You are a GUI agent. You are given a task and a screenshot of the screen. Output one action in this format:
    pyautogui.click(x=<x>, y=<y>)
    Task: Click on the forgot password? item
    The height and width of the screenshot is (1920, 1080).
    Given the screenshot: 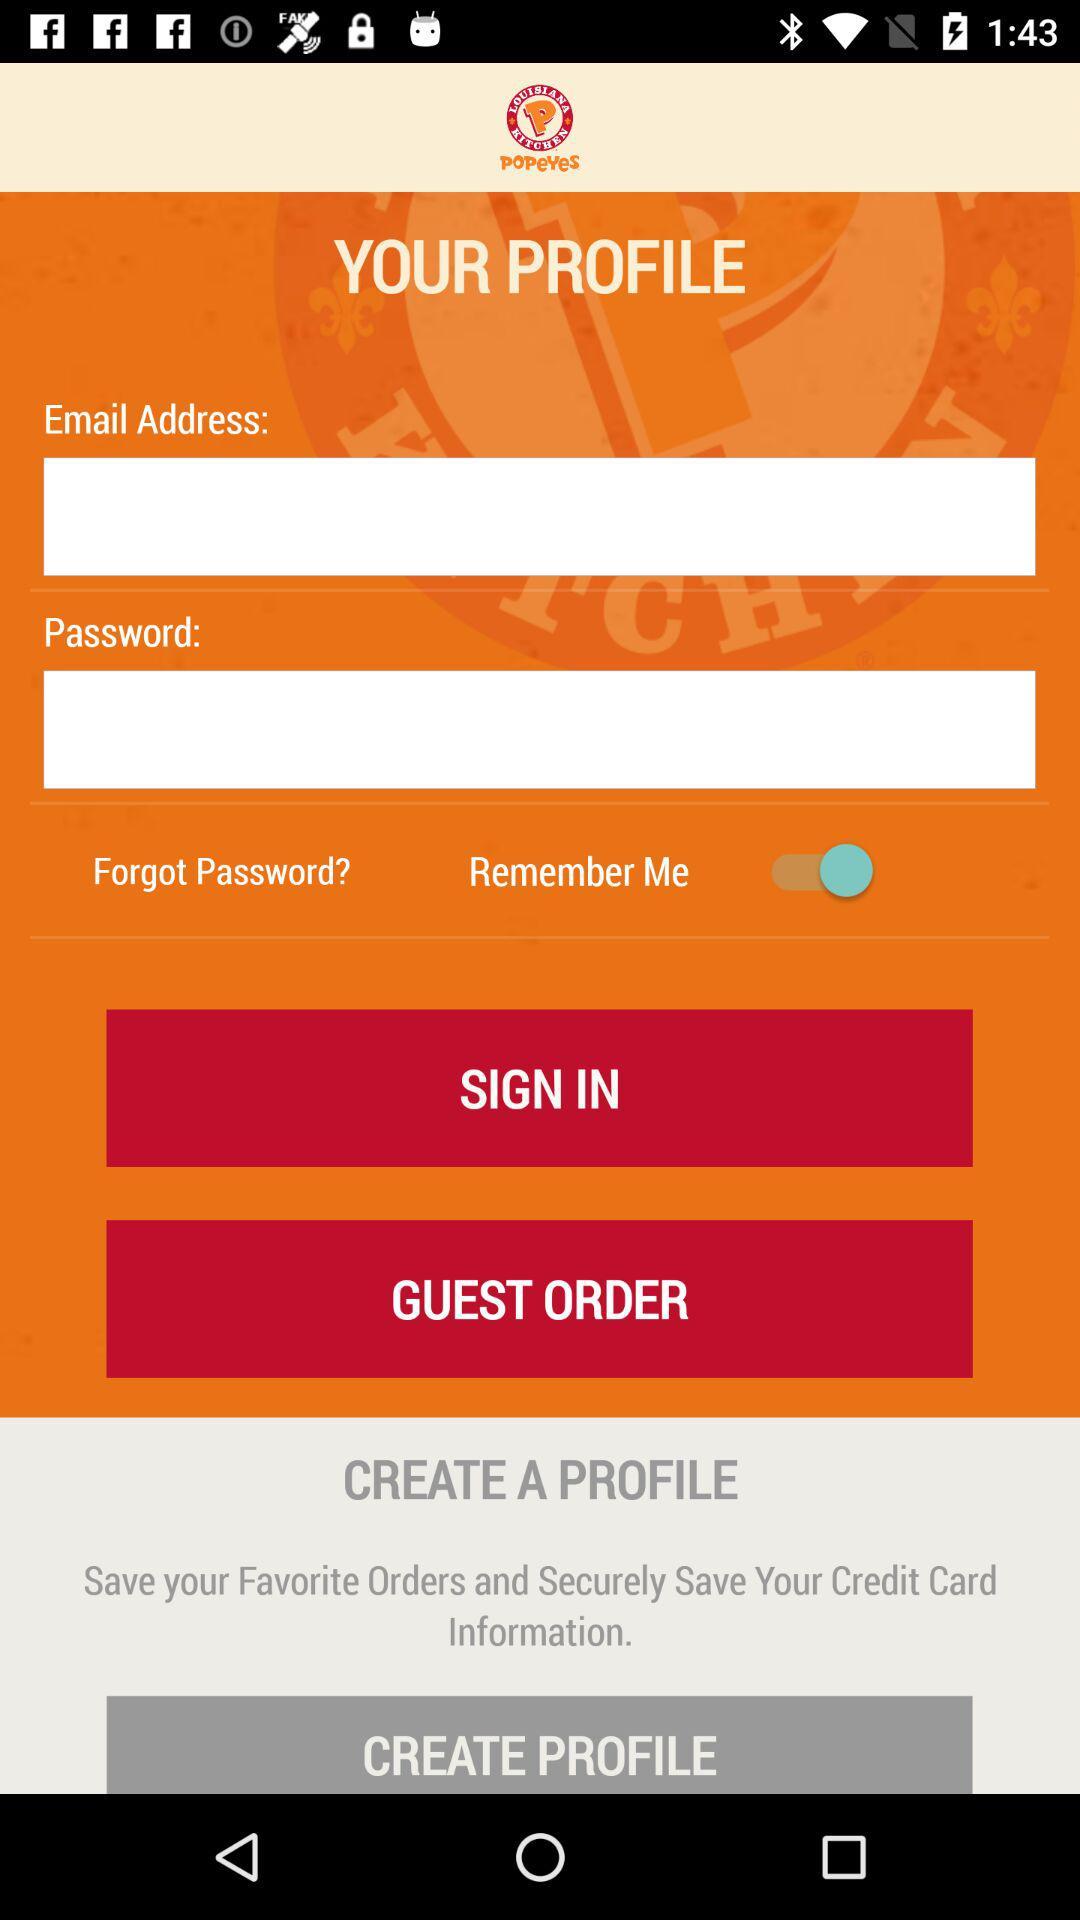 What is the action you would take?
    pyautogui.click(x=222, y=870)
    